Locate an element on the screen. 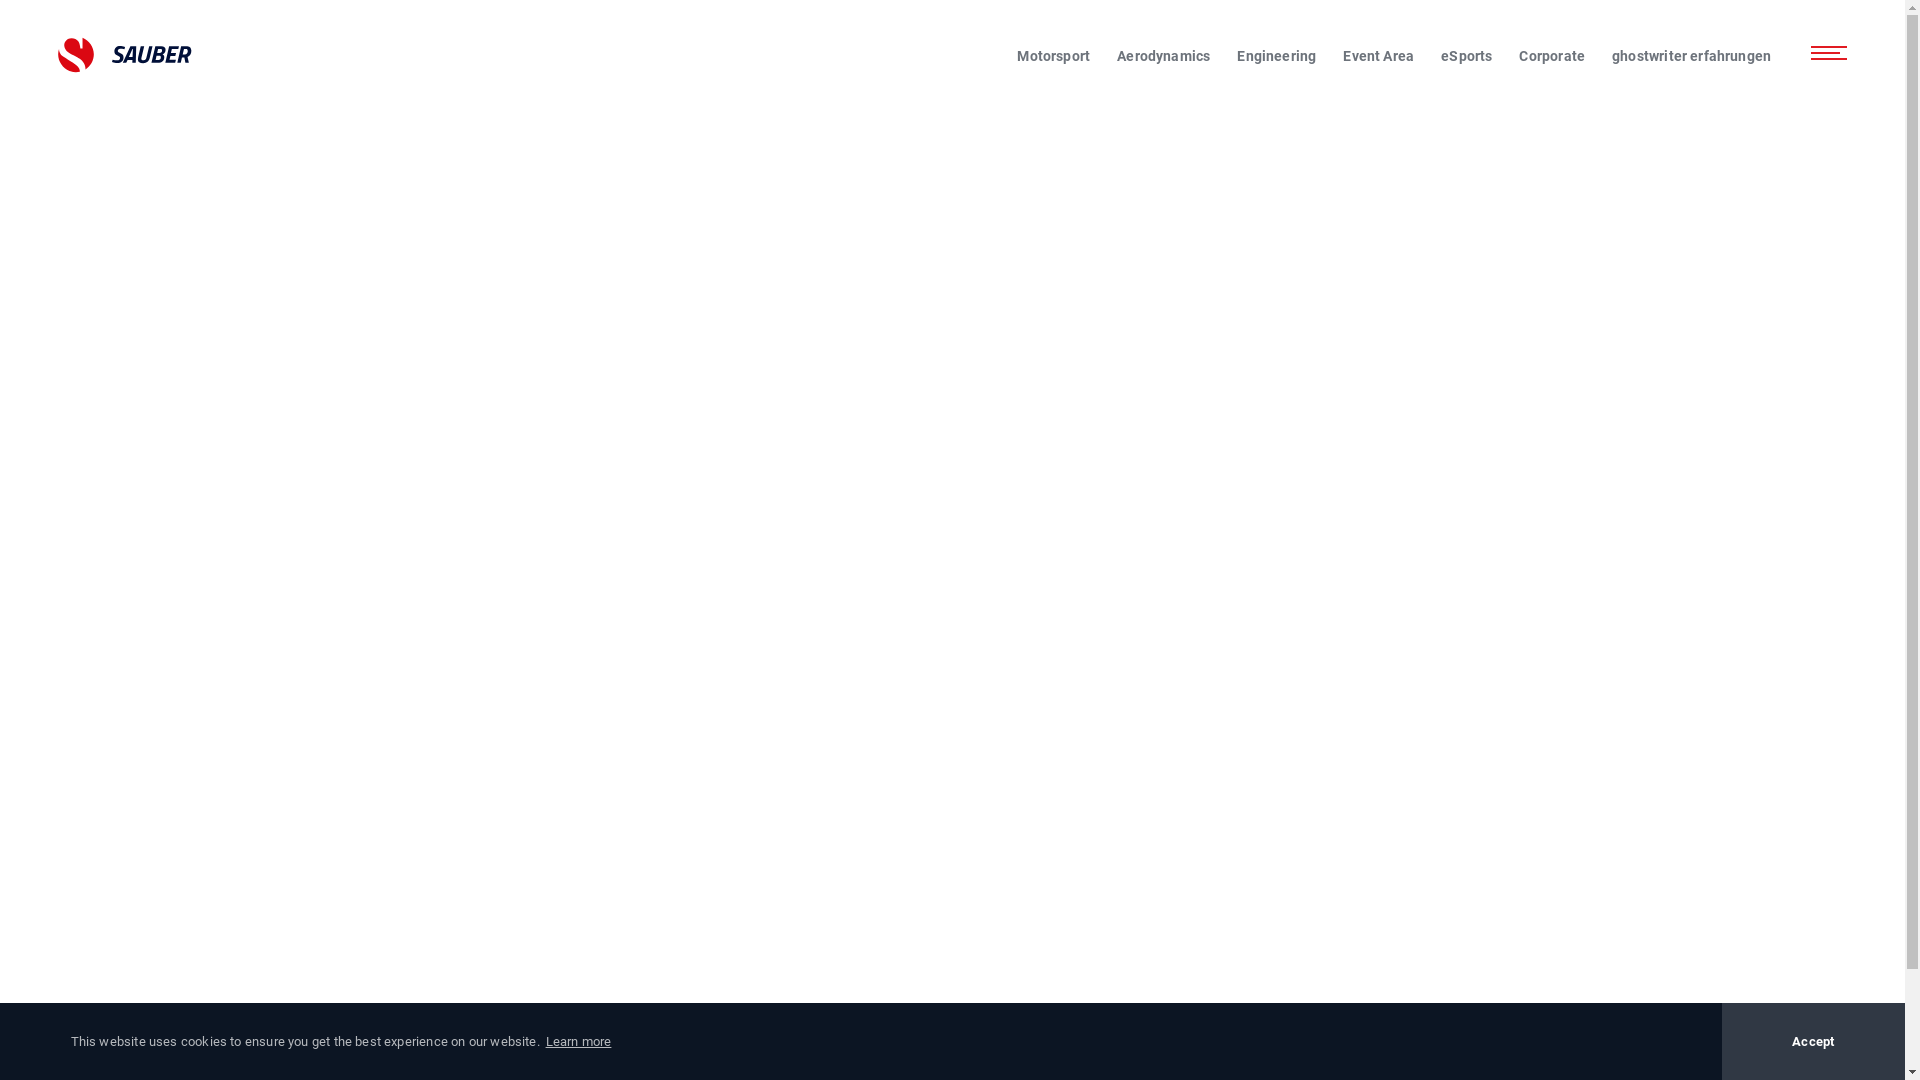  'Corporate' is located at coordinates (1518, 55).